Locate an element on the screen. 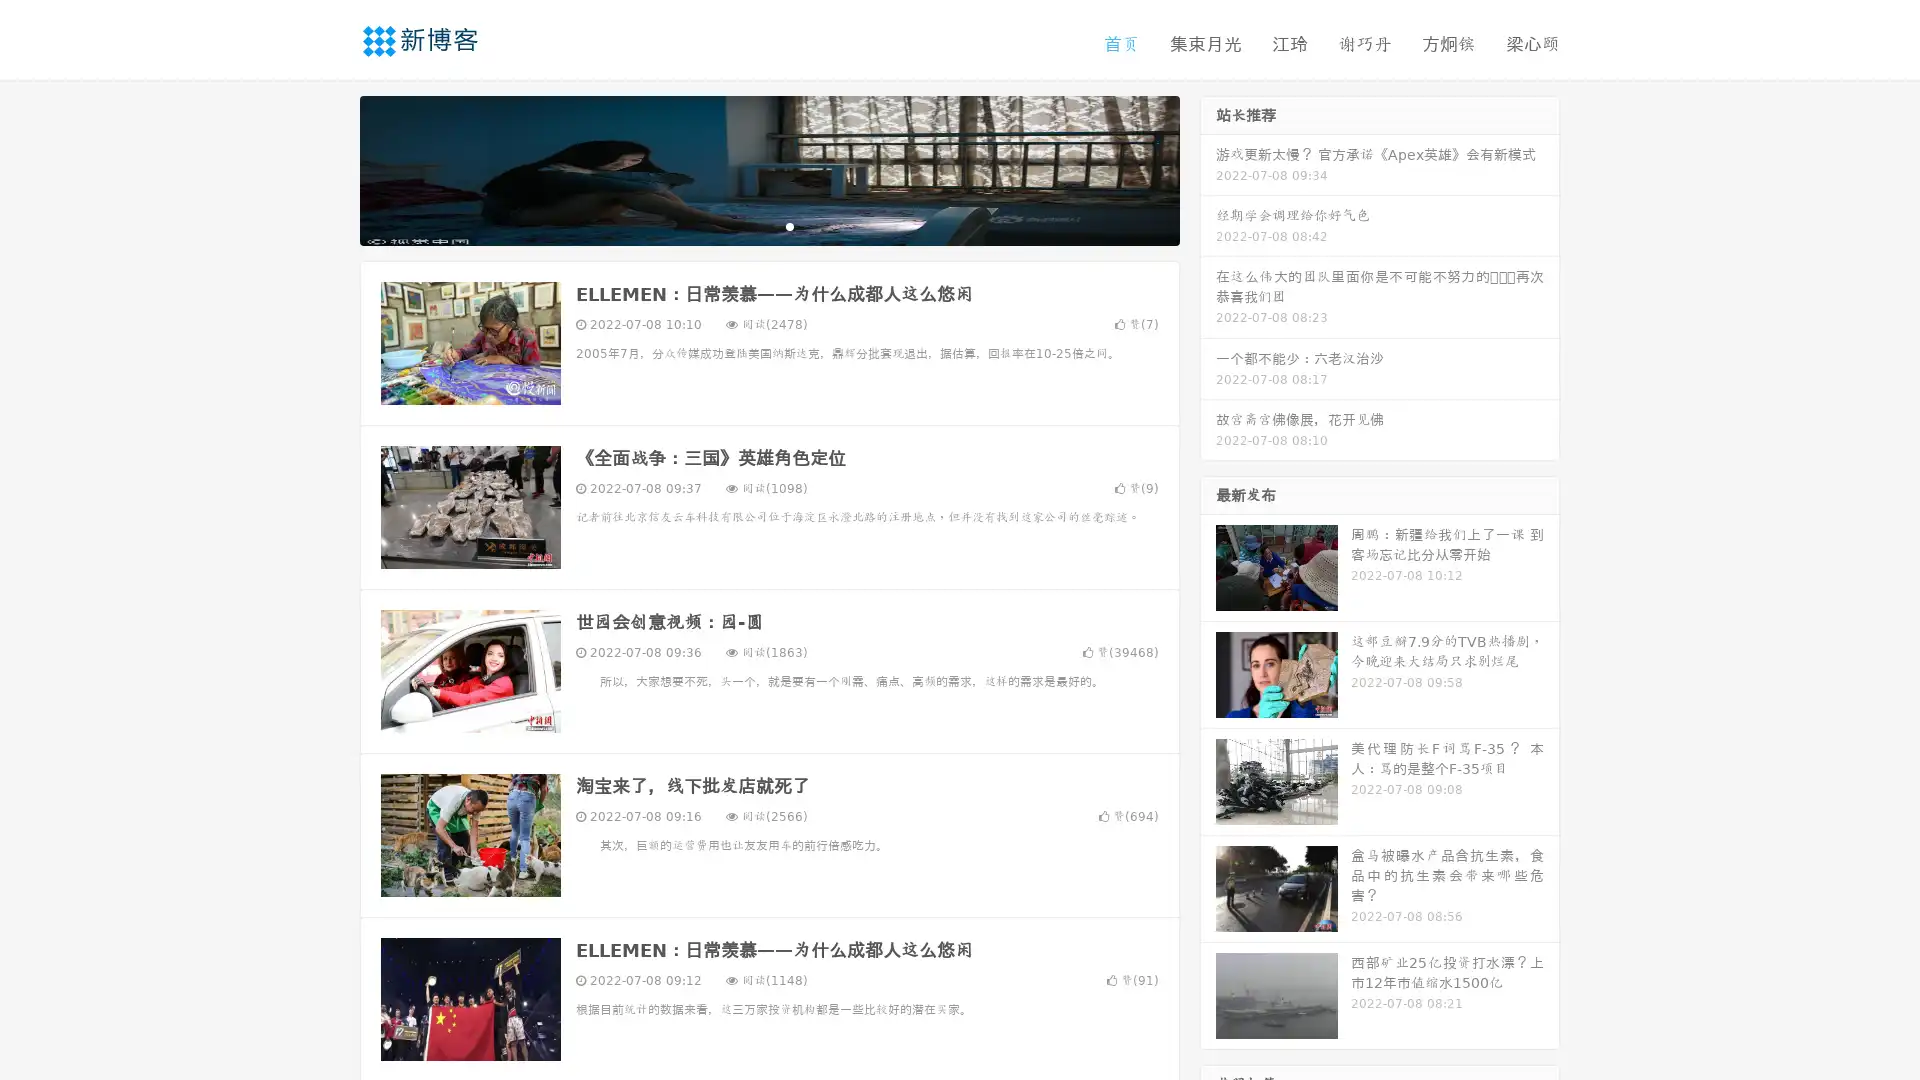 The image size is (1920, 1080). Previous slide is located at coordinates (330, 168).